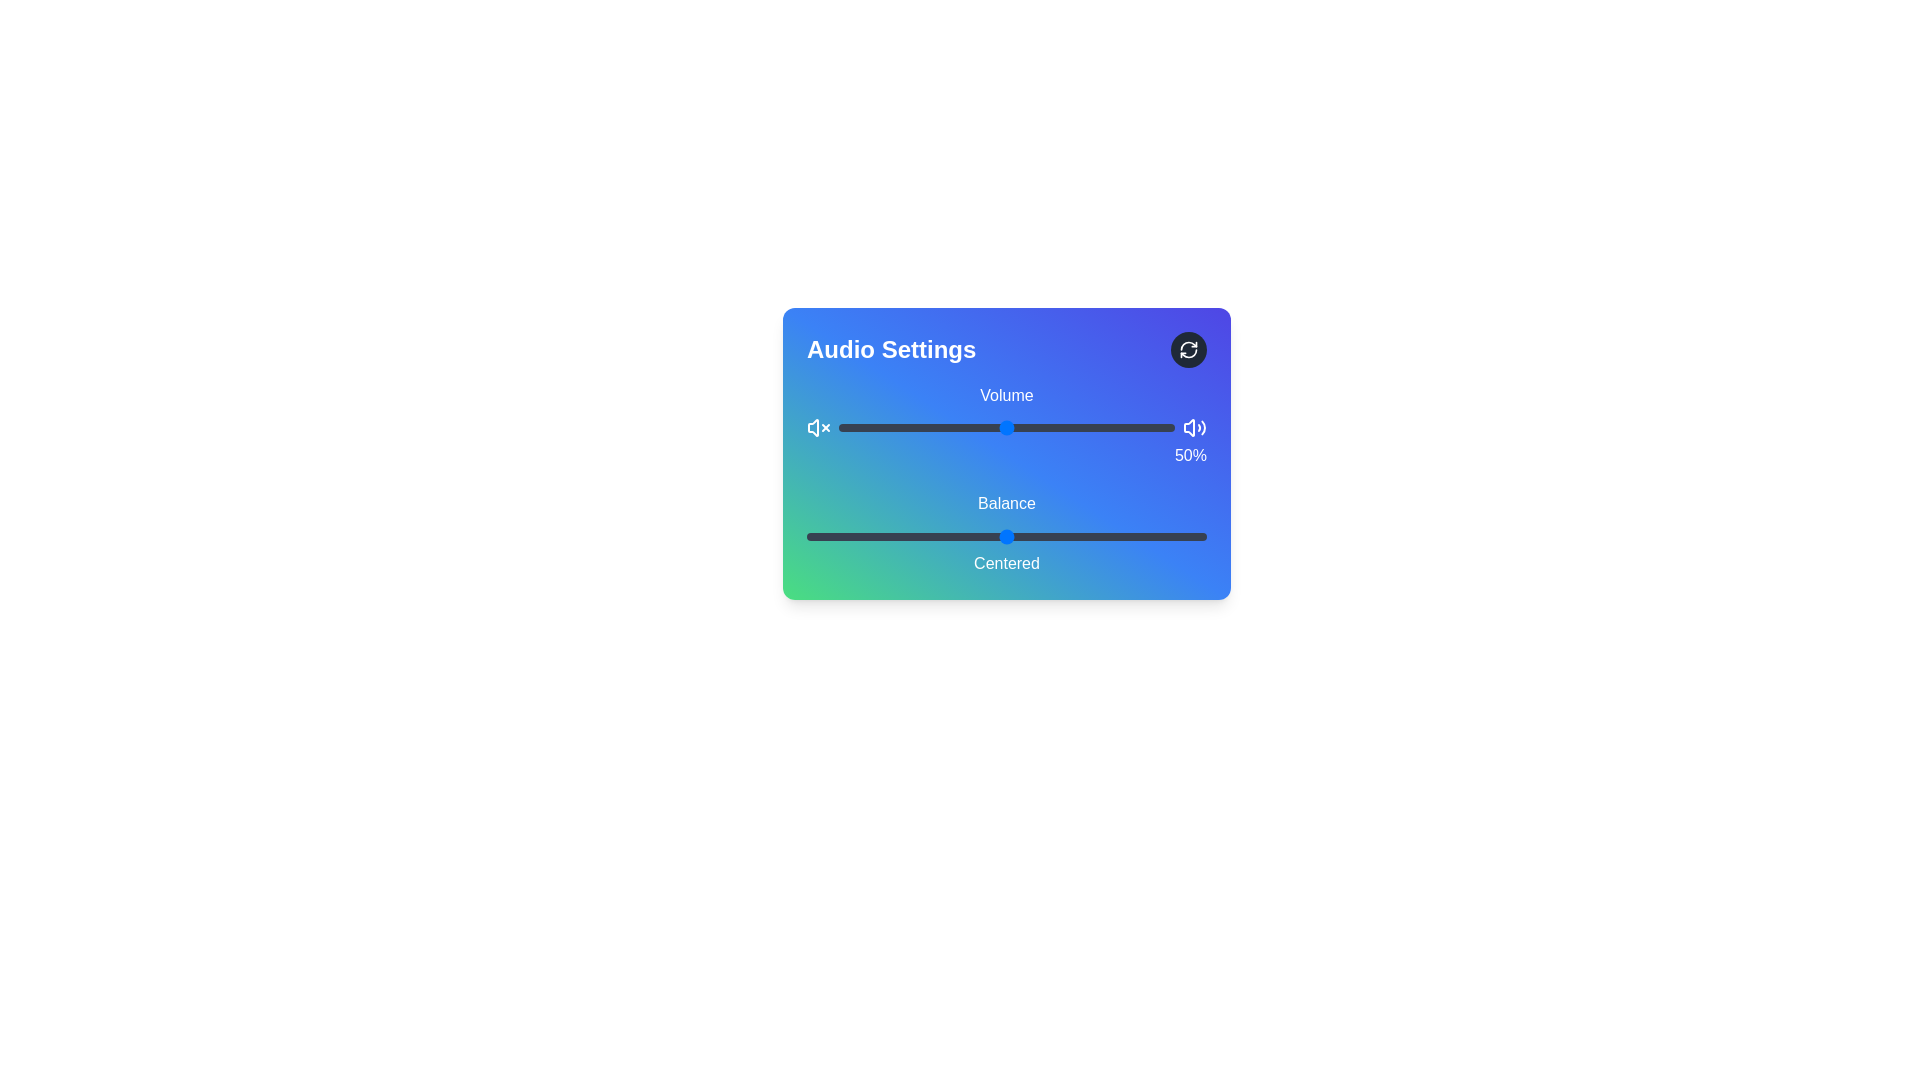  Describe the element at coordinates (859, 535) in the screenshot. I see `the balance` at that location.